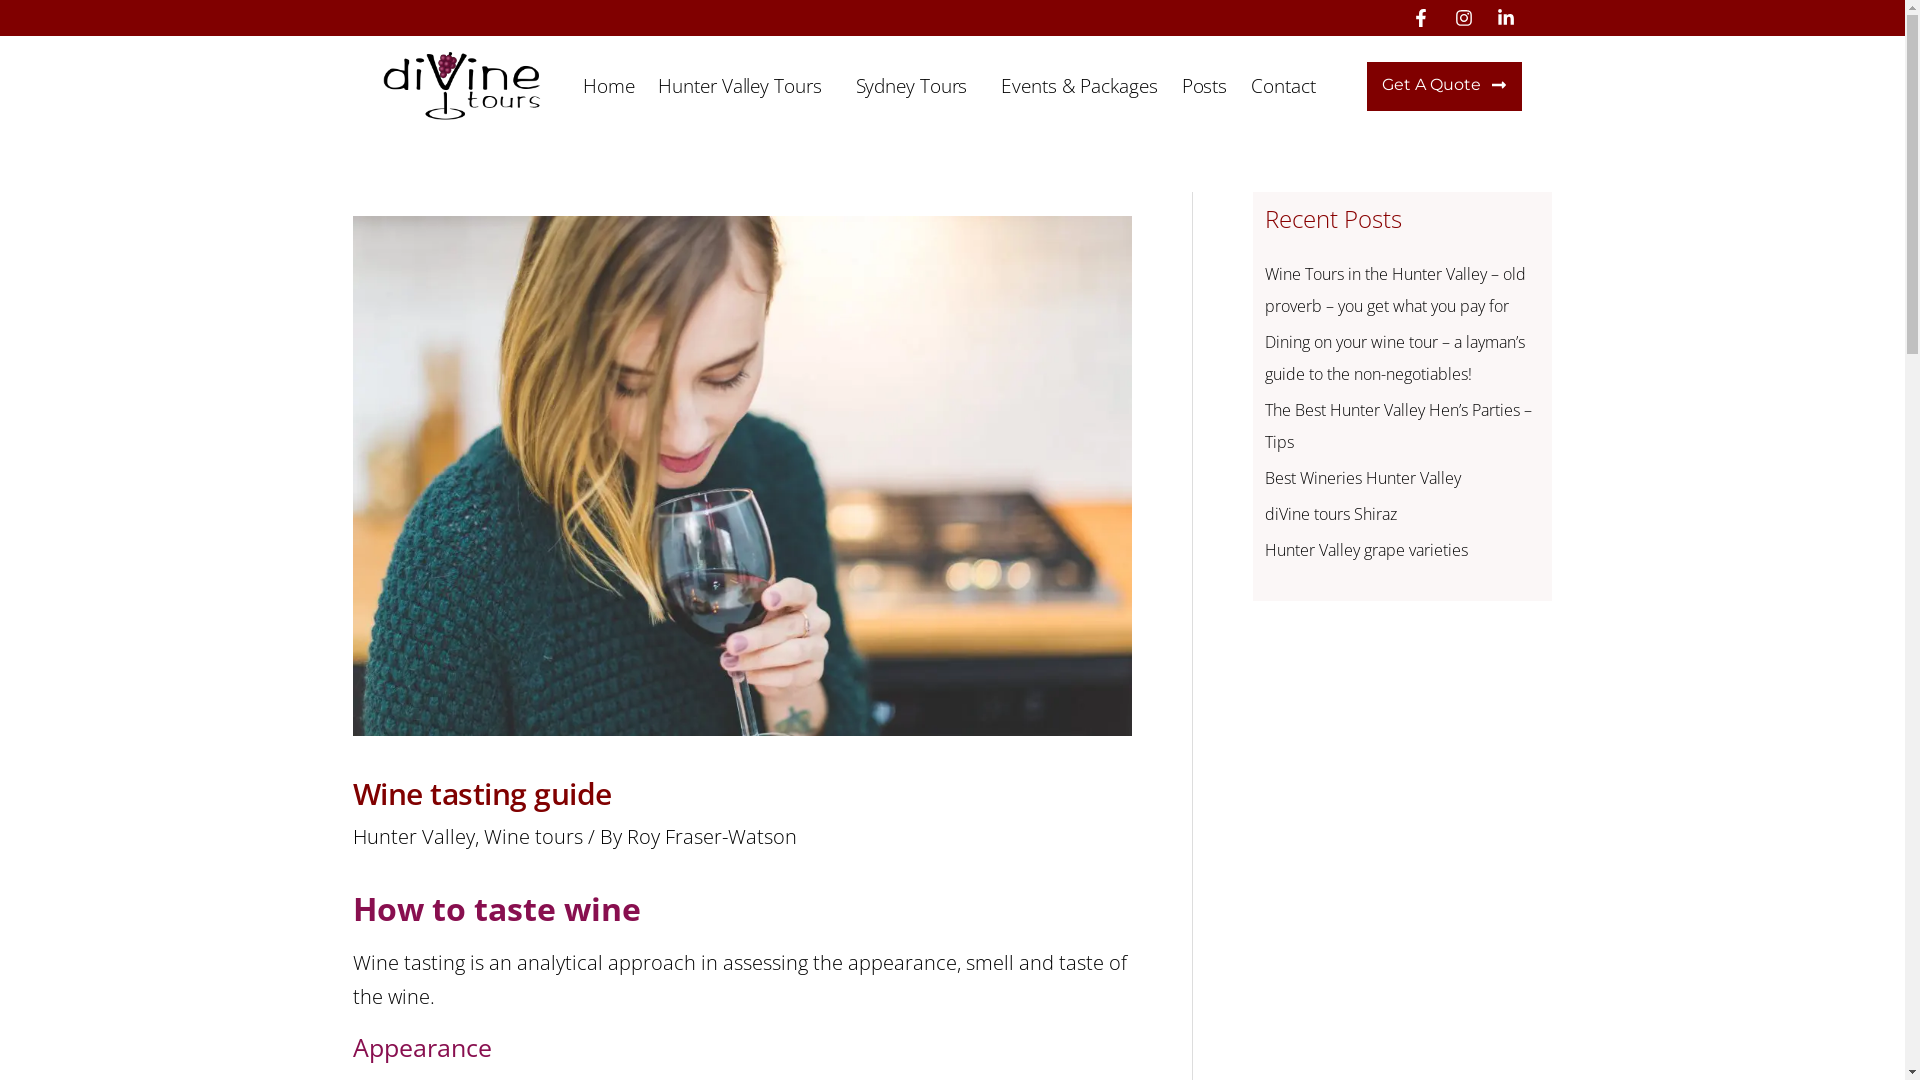 The height and width of the screenshot is (1080, 1920). I want to click on 'Hunter Valley grape varieties', so click(1364, 550).